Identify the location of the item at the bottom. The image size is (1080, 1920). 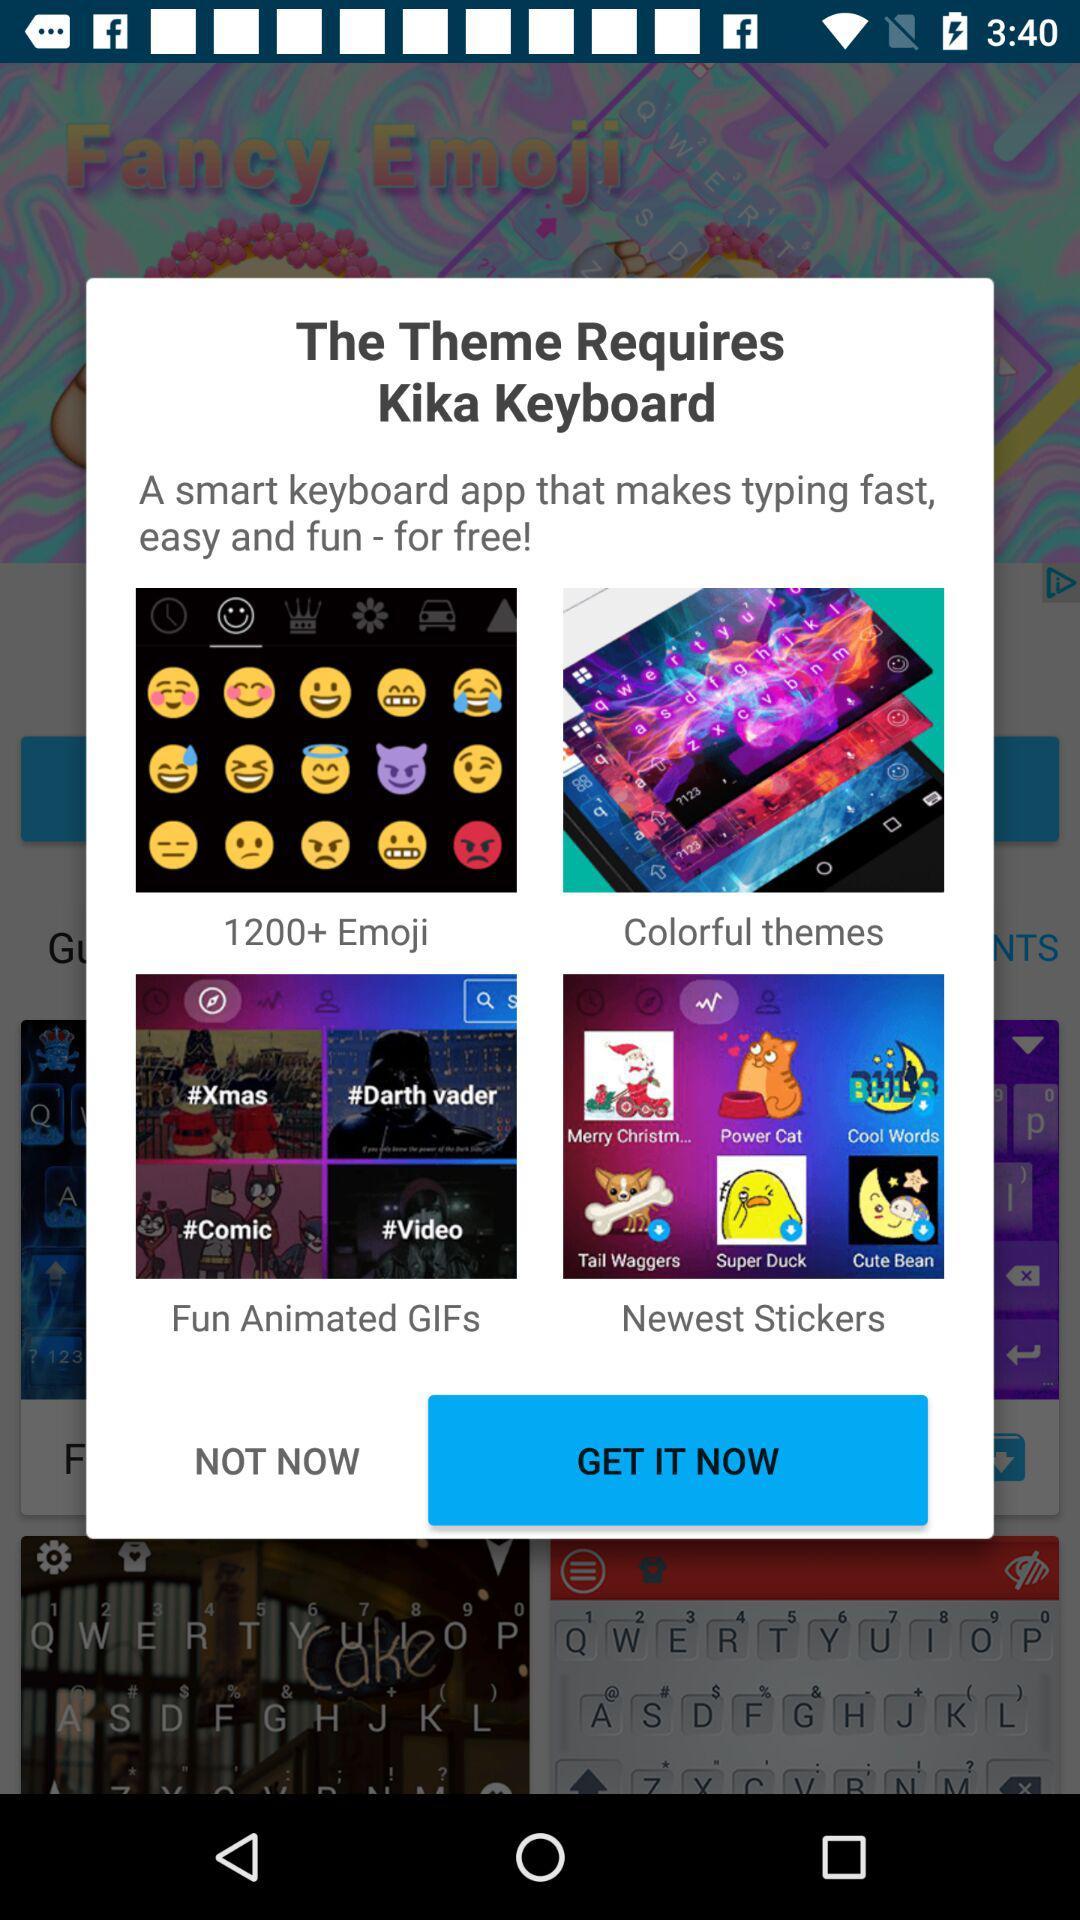
(677, 1460).